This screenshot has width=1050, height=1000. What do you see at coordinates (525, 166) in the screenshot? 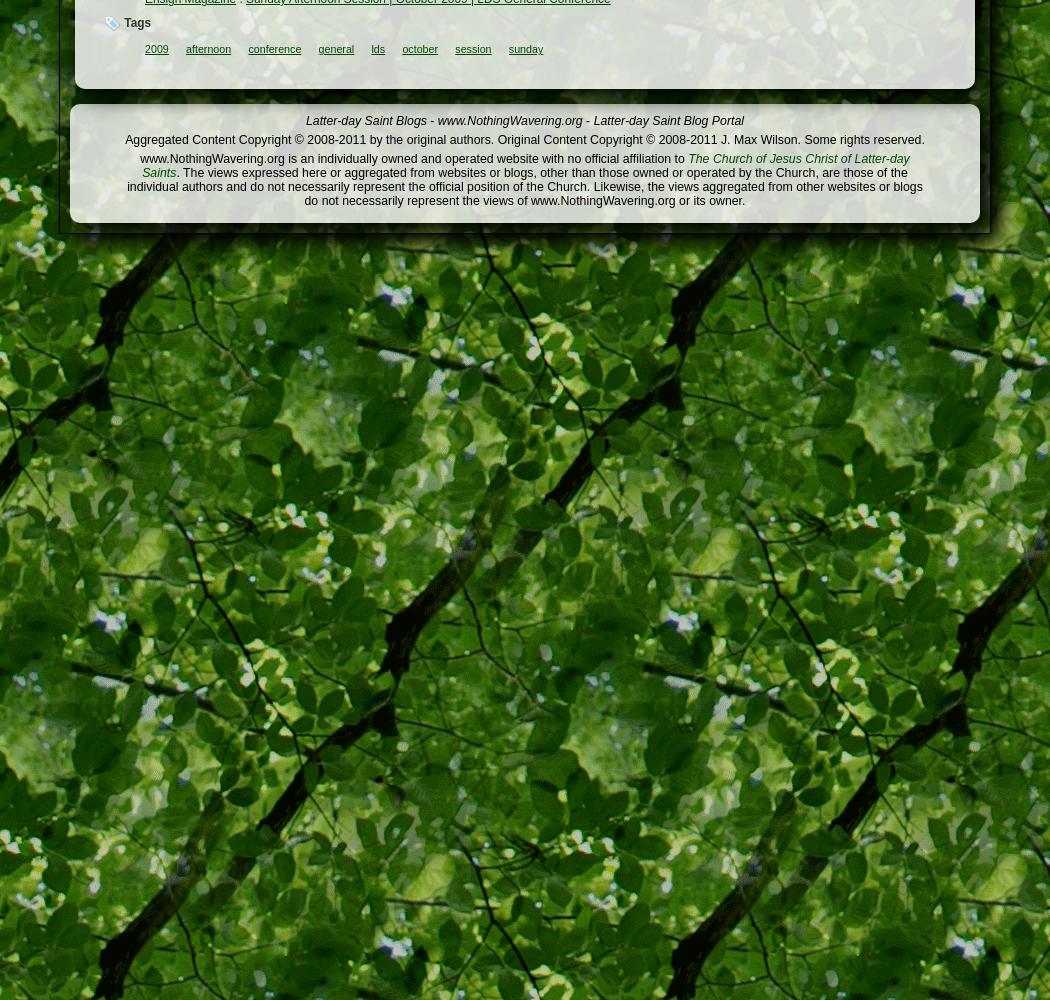
I see `'The Church of Jesus Christ of Latter-day Saints'` at bounding box center [525, 166].